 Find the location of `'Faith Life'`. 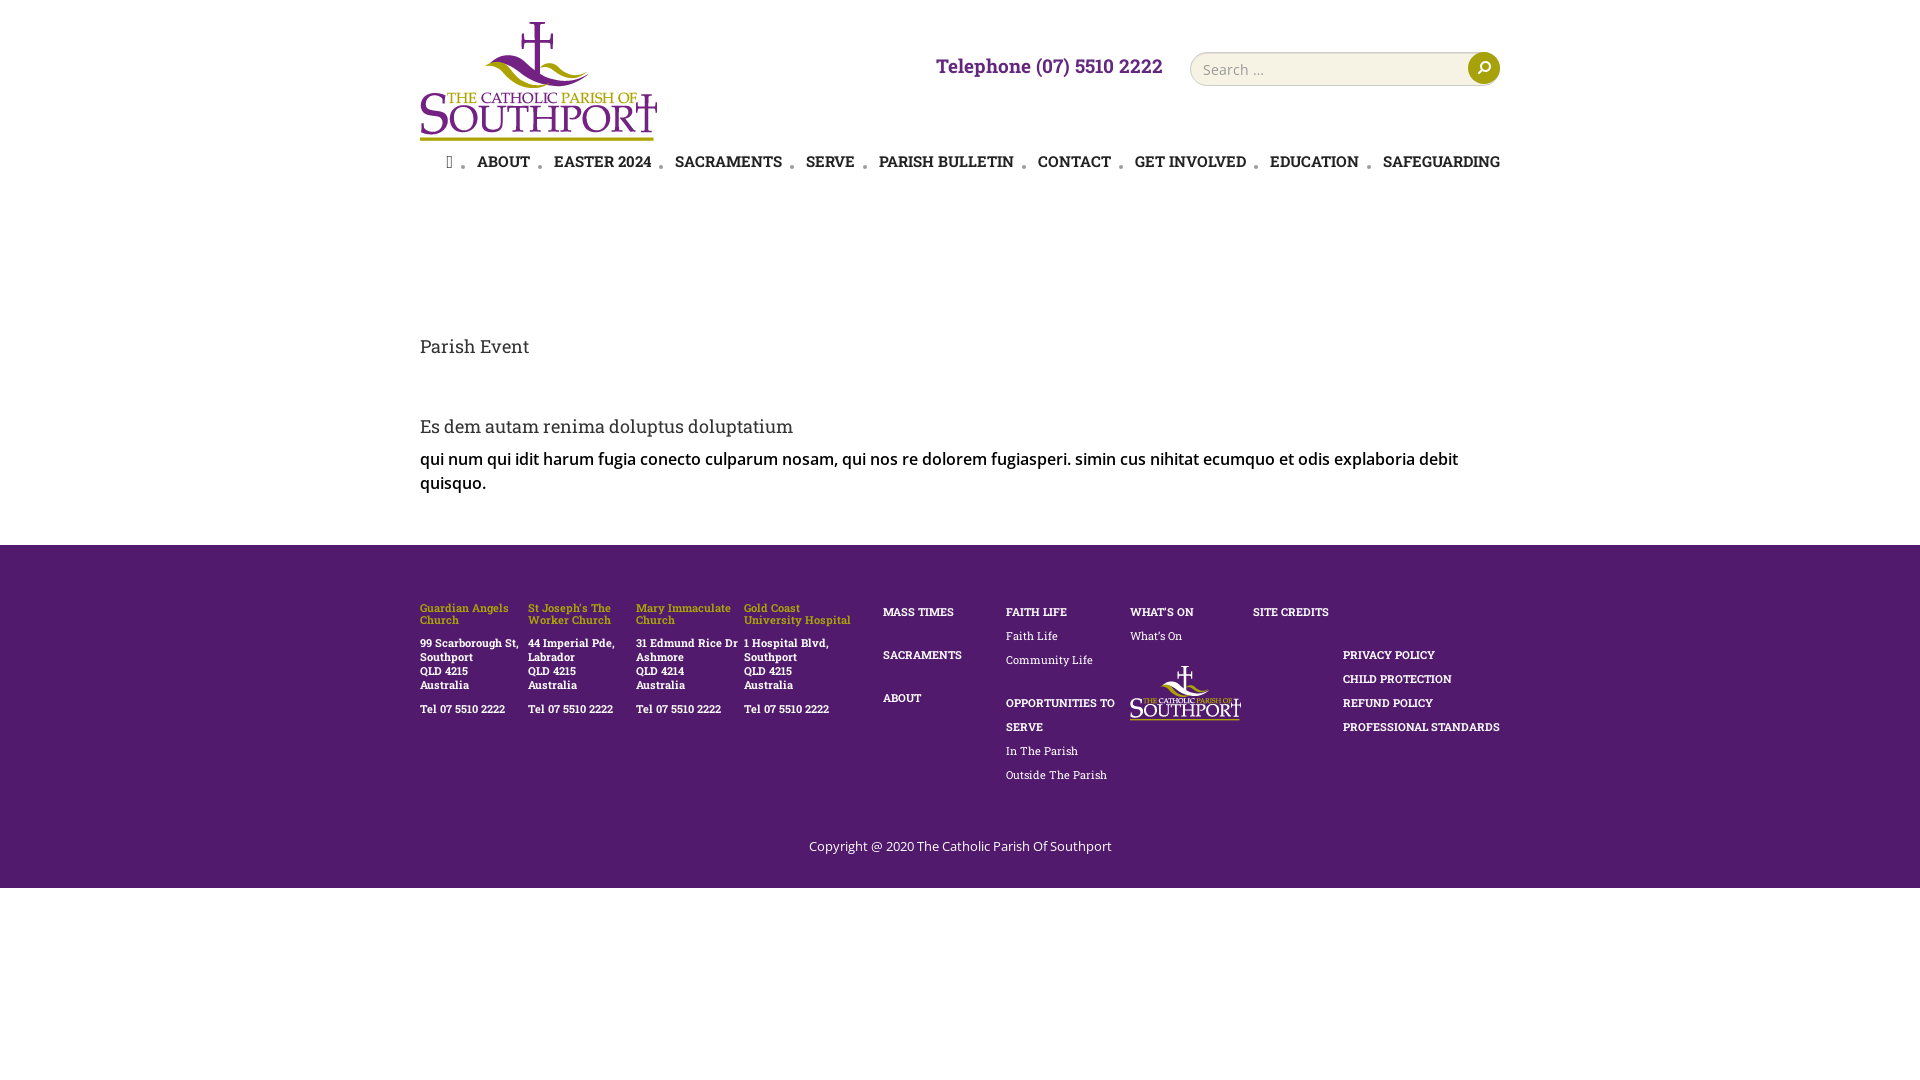

'Faith Life' is located at coordinates (1032, 635).